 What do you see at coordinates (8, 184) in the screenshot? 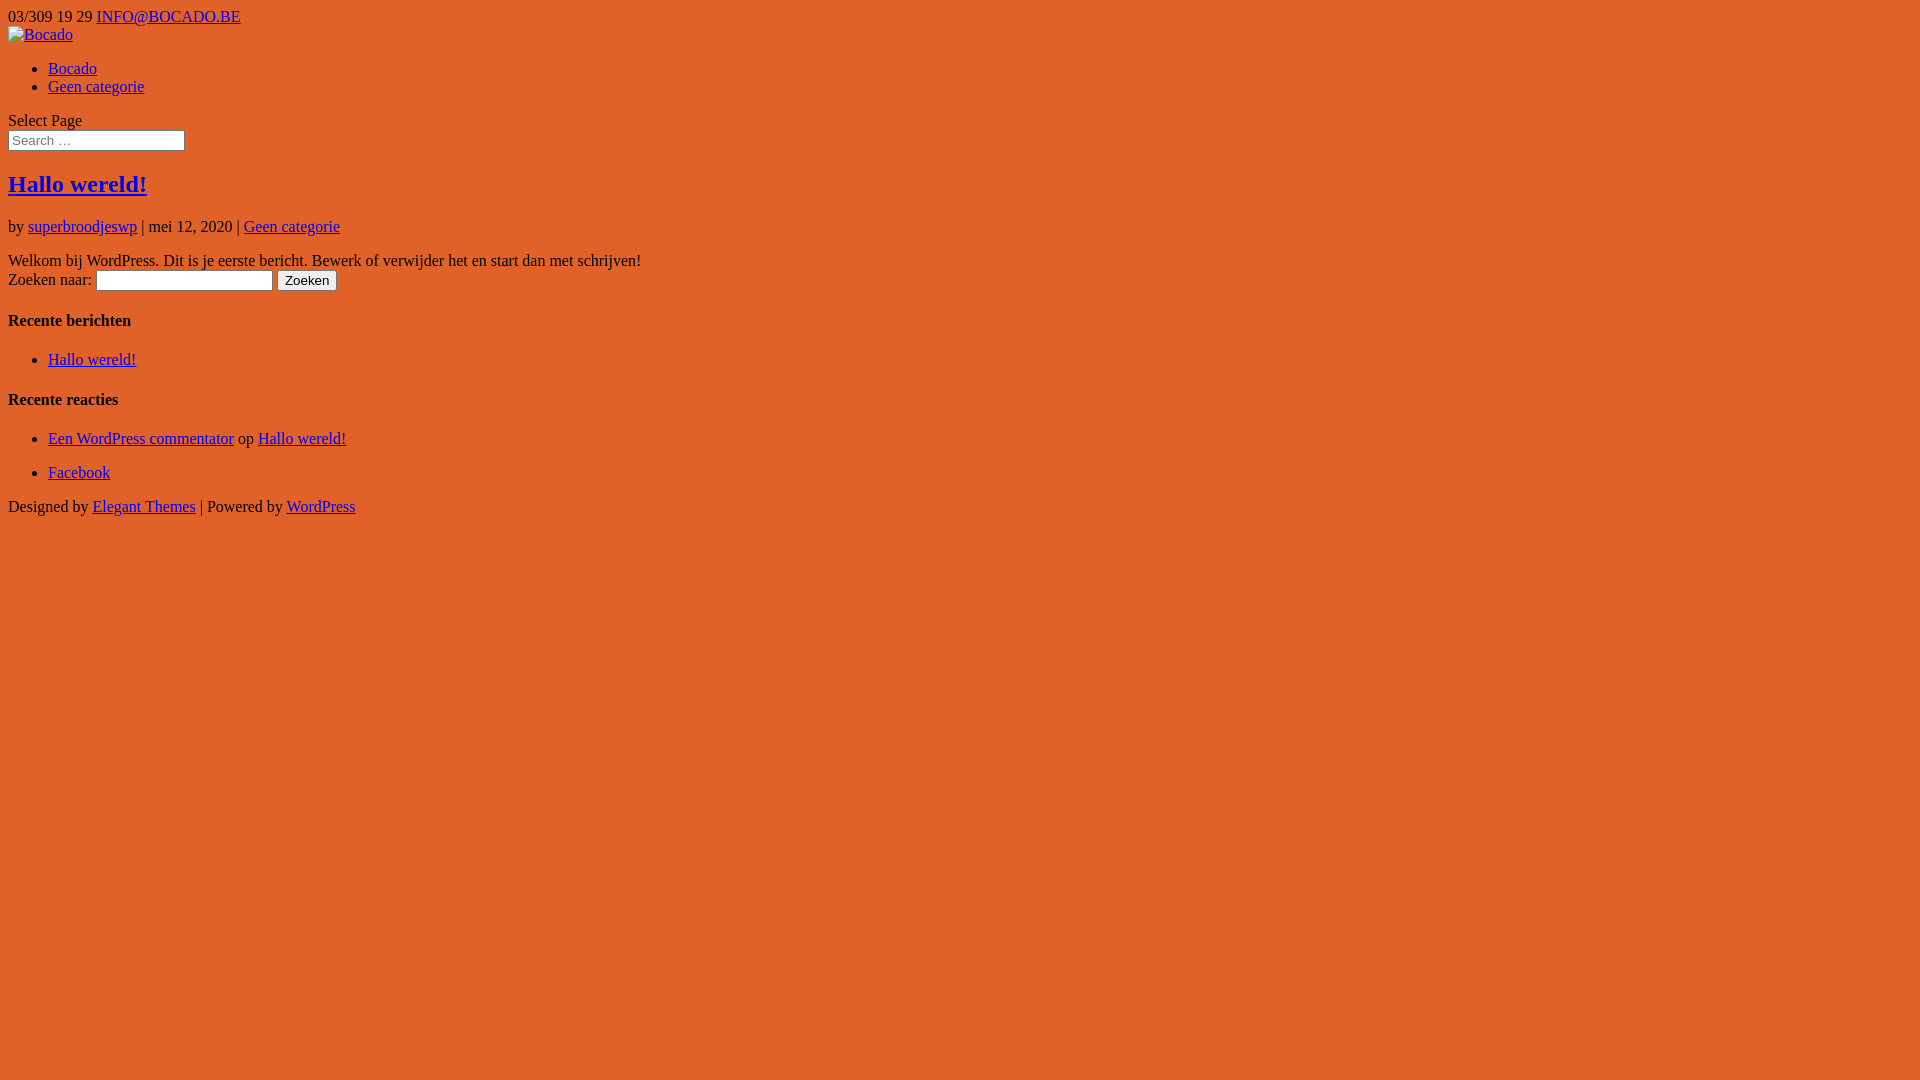
I see `'Hallo wereld!'` at bounding box center [8, 184].